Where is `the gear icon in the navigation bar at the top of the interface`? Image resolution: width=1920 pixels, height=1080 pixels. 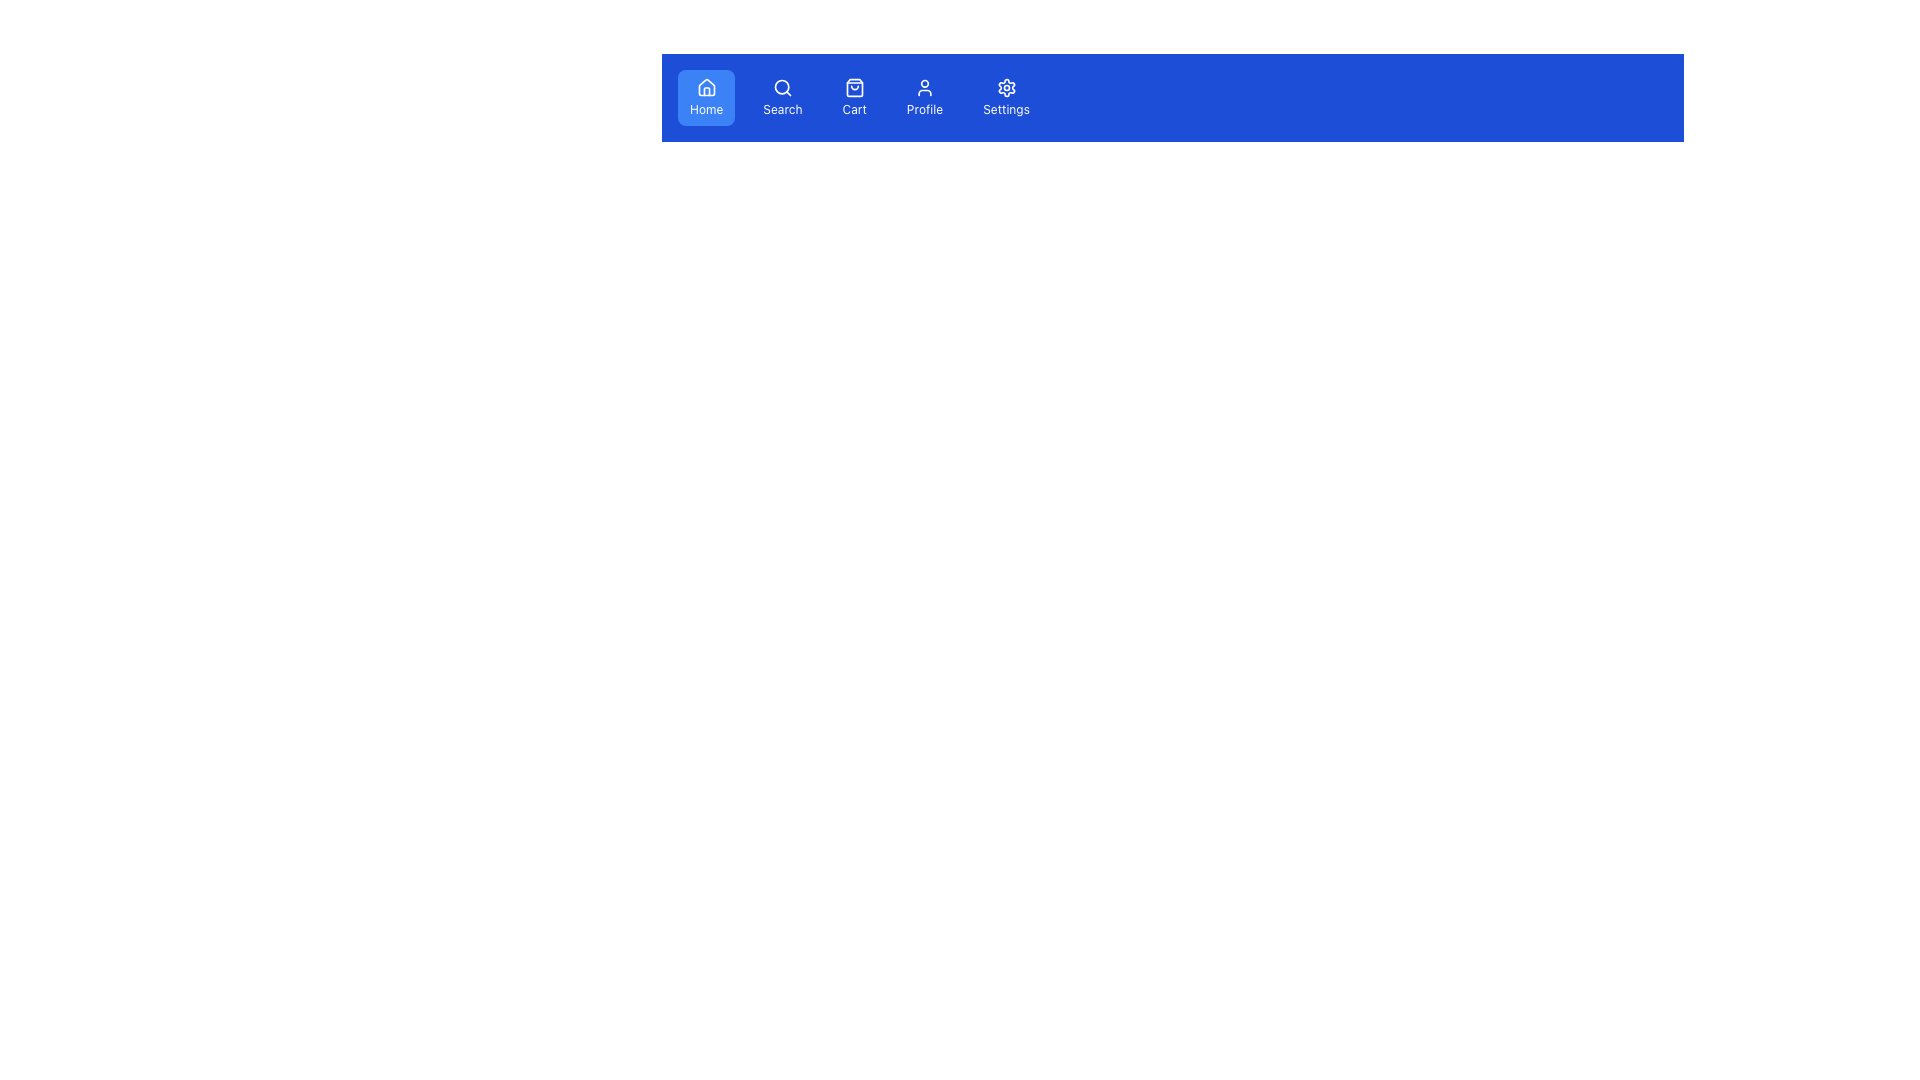
the gear icon in the navigation bar at the top of the interface is located at coordinates (1006, 87).